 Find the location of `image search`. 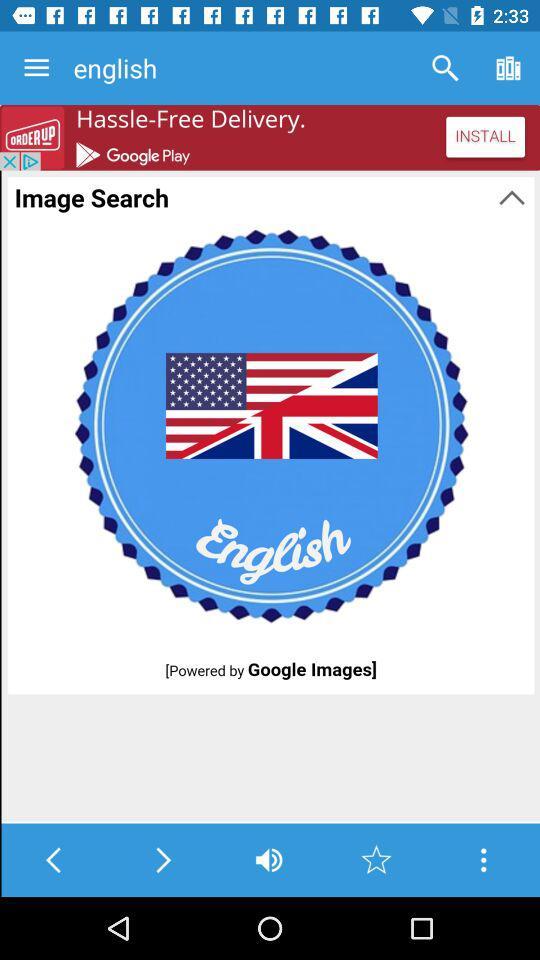

image search is located at coordinates (270, 495).